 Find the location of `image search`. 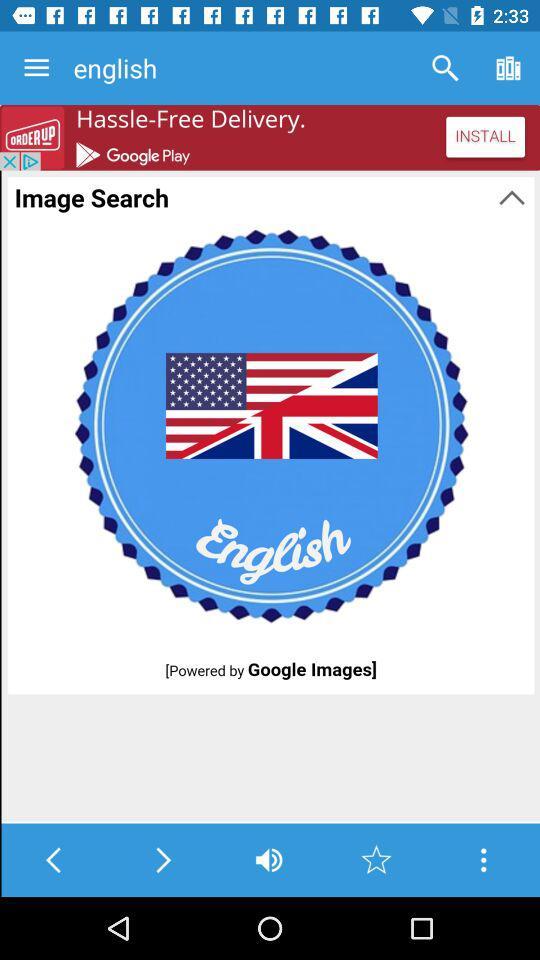

image search is located at coordinates (270, 495).